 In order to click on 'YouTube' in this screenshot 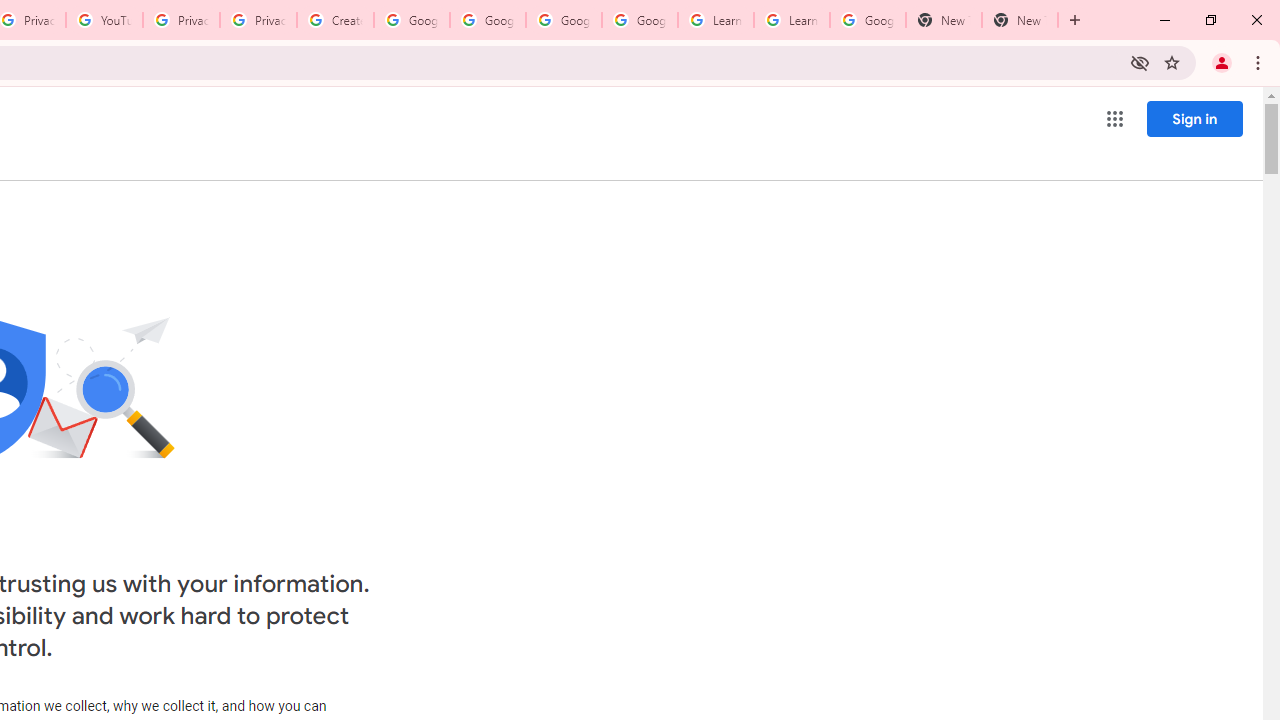, I will do `click(103, 20)`.